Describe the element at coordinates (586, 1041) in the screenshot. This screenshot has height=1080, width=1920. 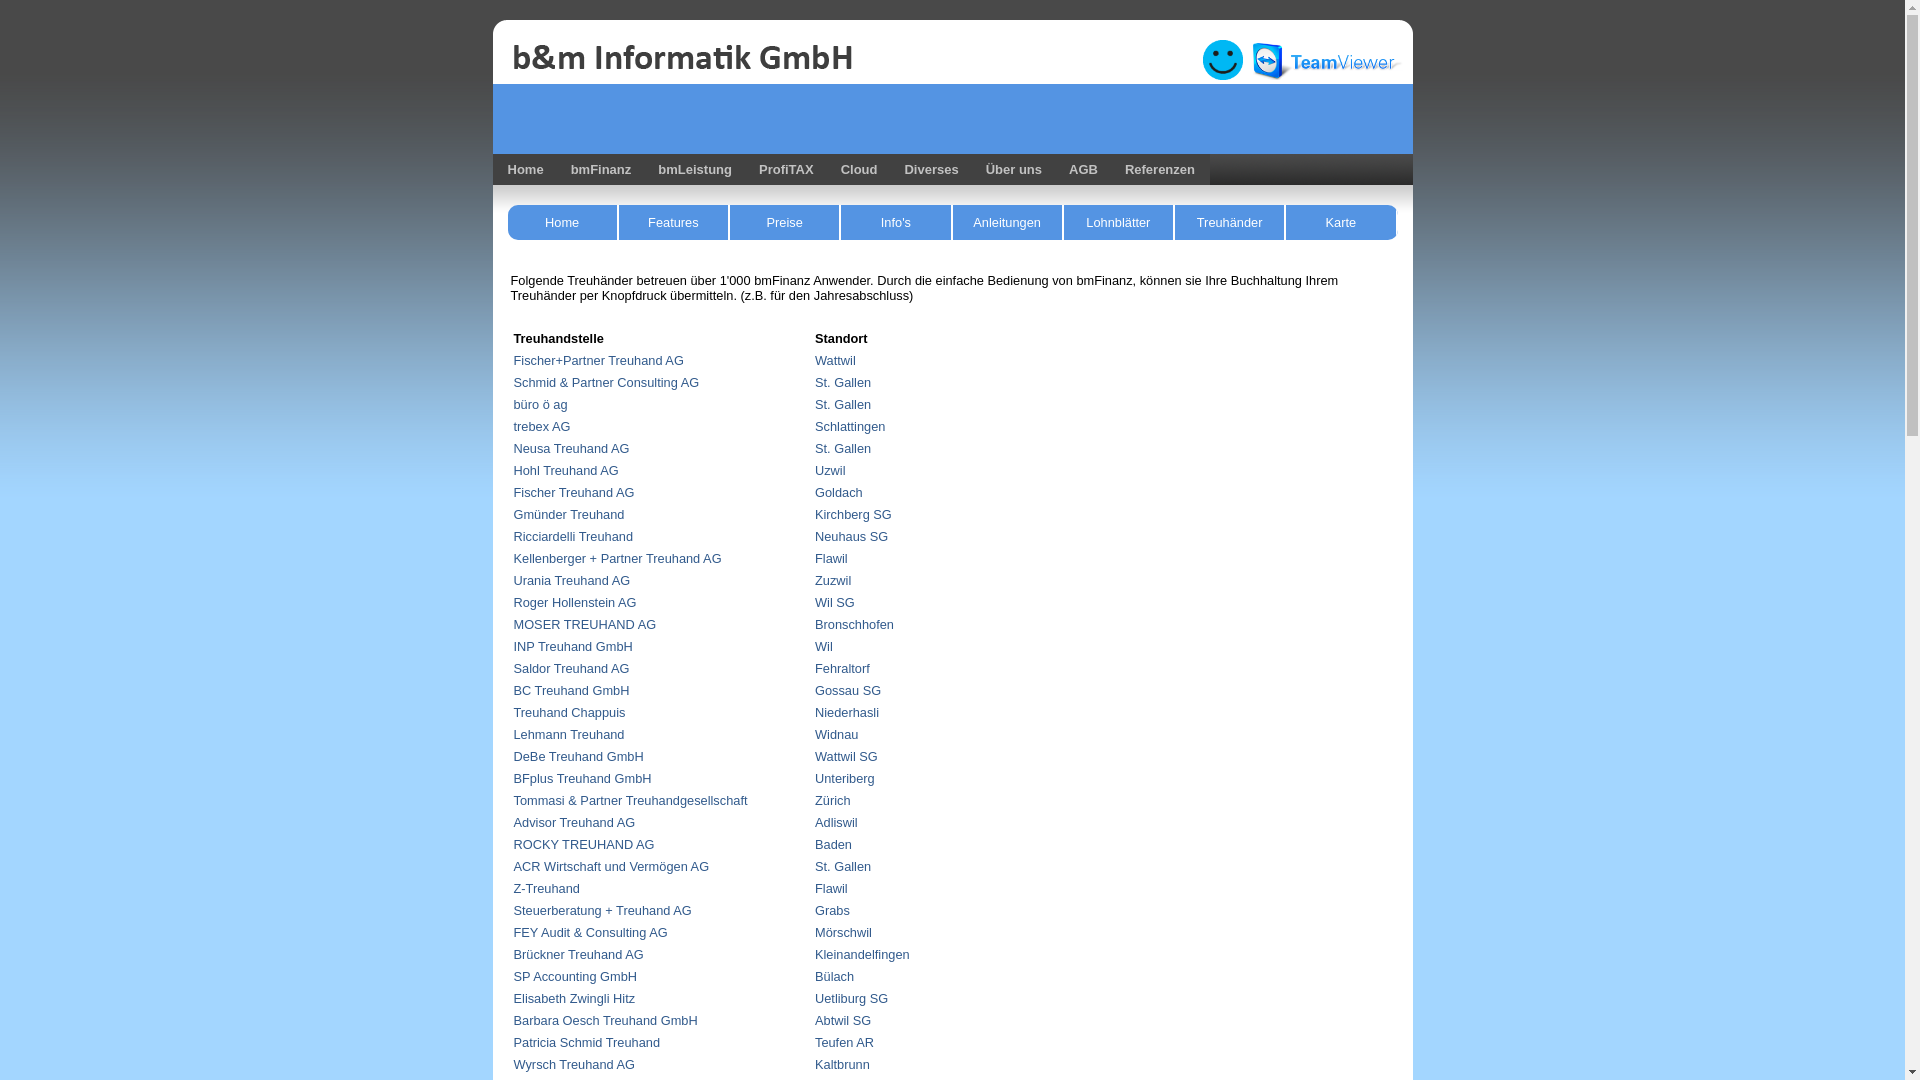
I see `'Patricia Schmid Treuhand'` at that location.